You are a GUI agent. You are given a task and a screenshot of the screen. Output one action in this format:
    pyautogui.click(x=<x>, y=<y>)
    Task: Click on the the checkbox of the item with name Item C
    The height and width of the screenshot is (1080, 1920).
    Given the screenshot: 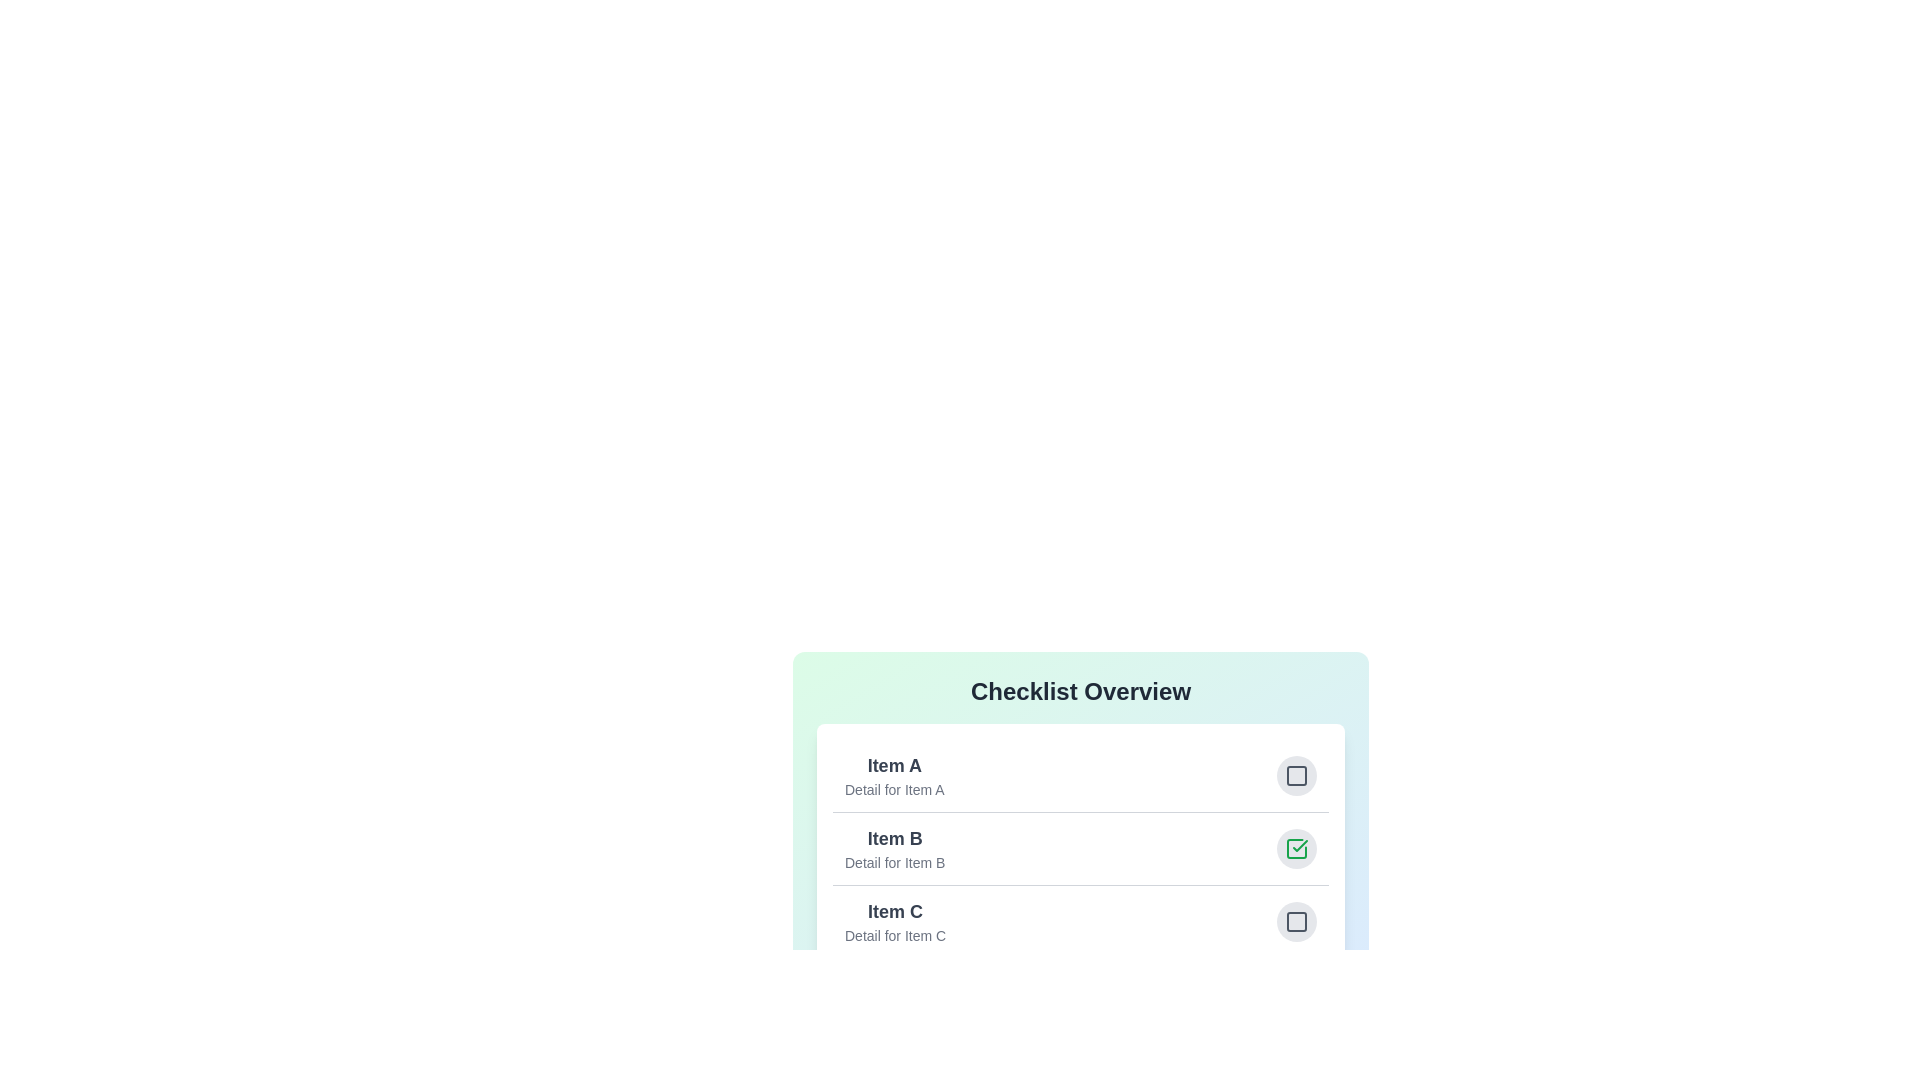 What is the action you would take?
    pyautogui.click(x=1296, y=921)
    